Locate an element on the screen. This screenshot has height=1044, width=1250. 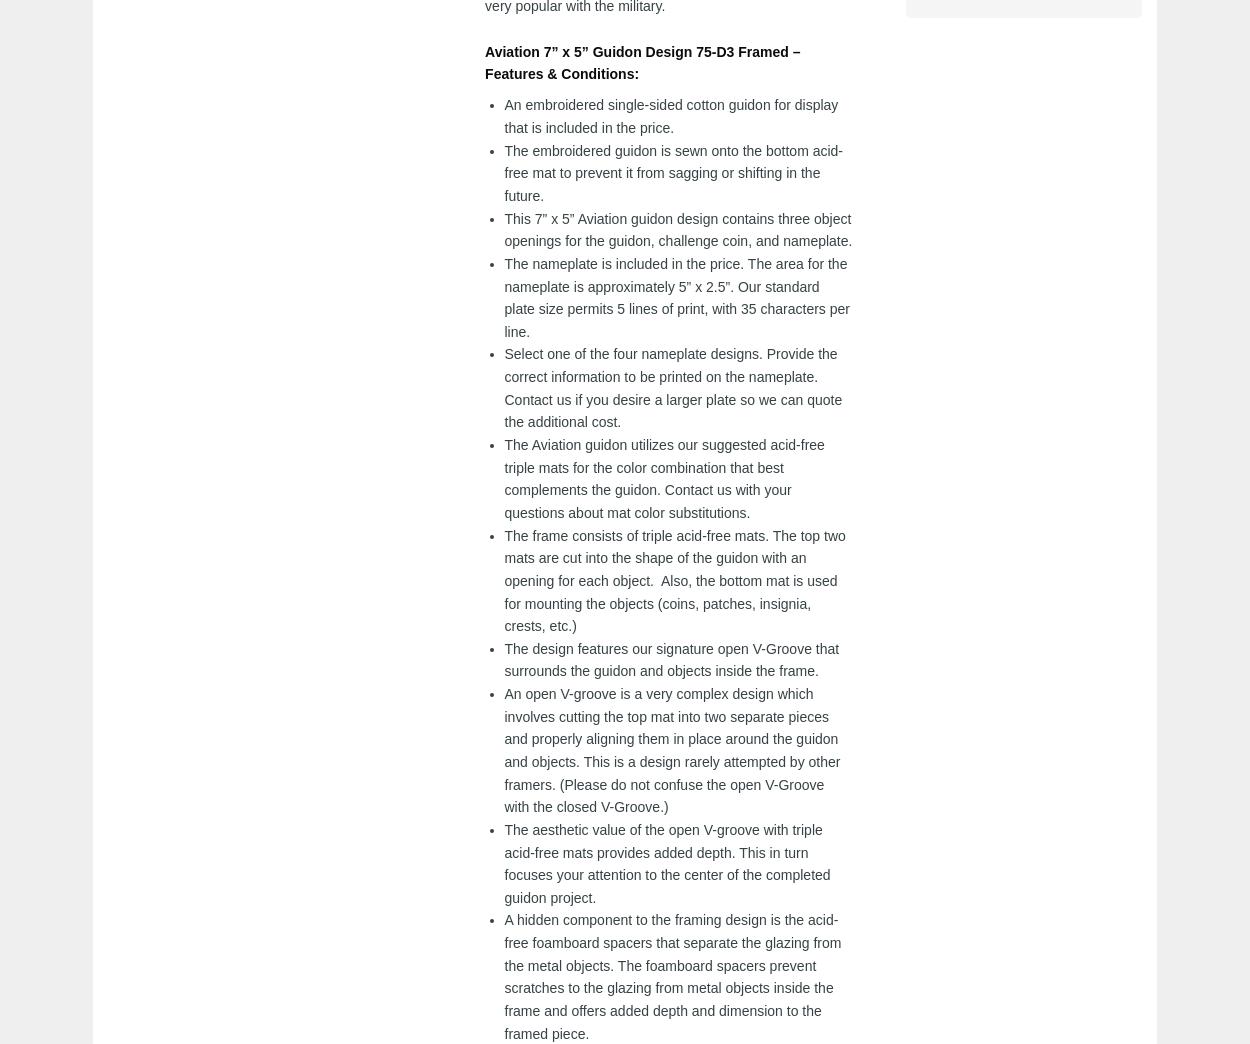
'An open V-groove is a very complex design which involves cutting the top mat into two separate pieces and properly aligning them in place around the guidon and objects. This is a design rarely attempted by other framers. (Please do not confuse the open V-Groove with the closed V-Groove.)' is located at coordinates (672, 750).